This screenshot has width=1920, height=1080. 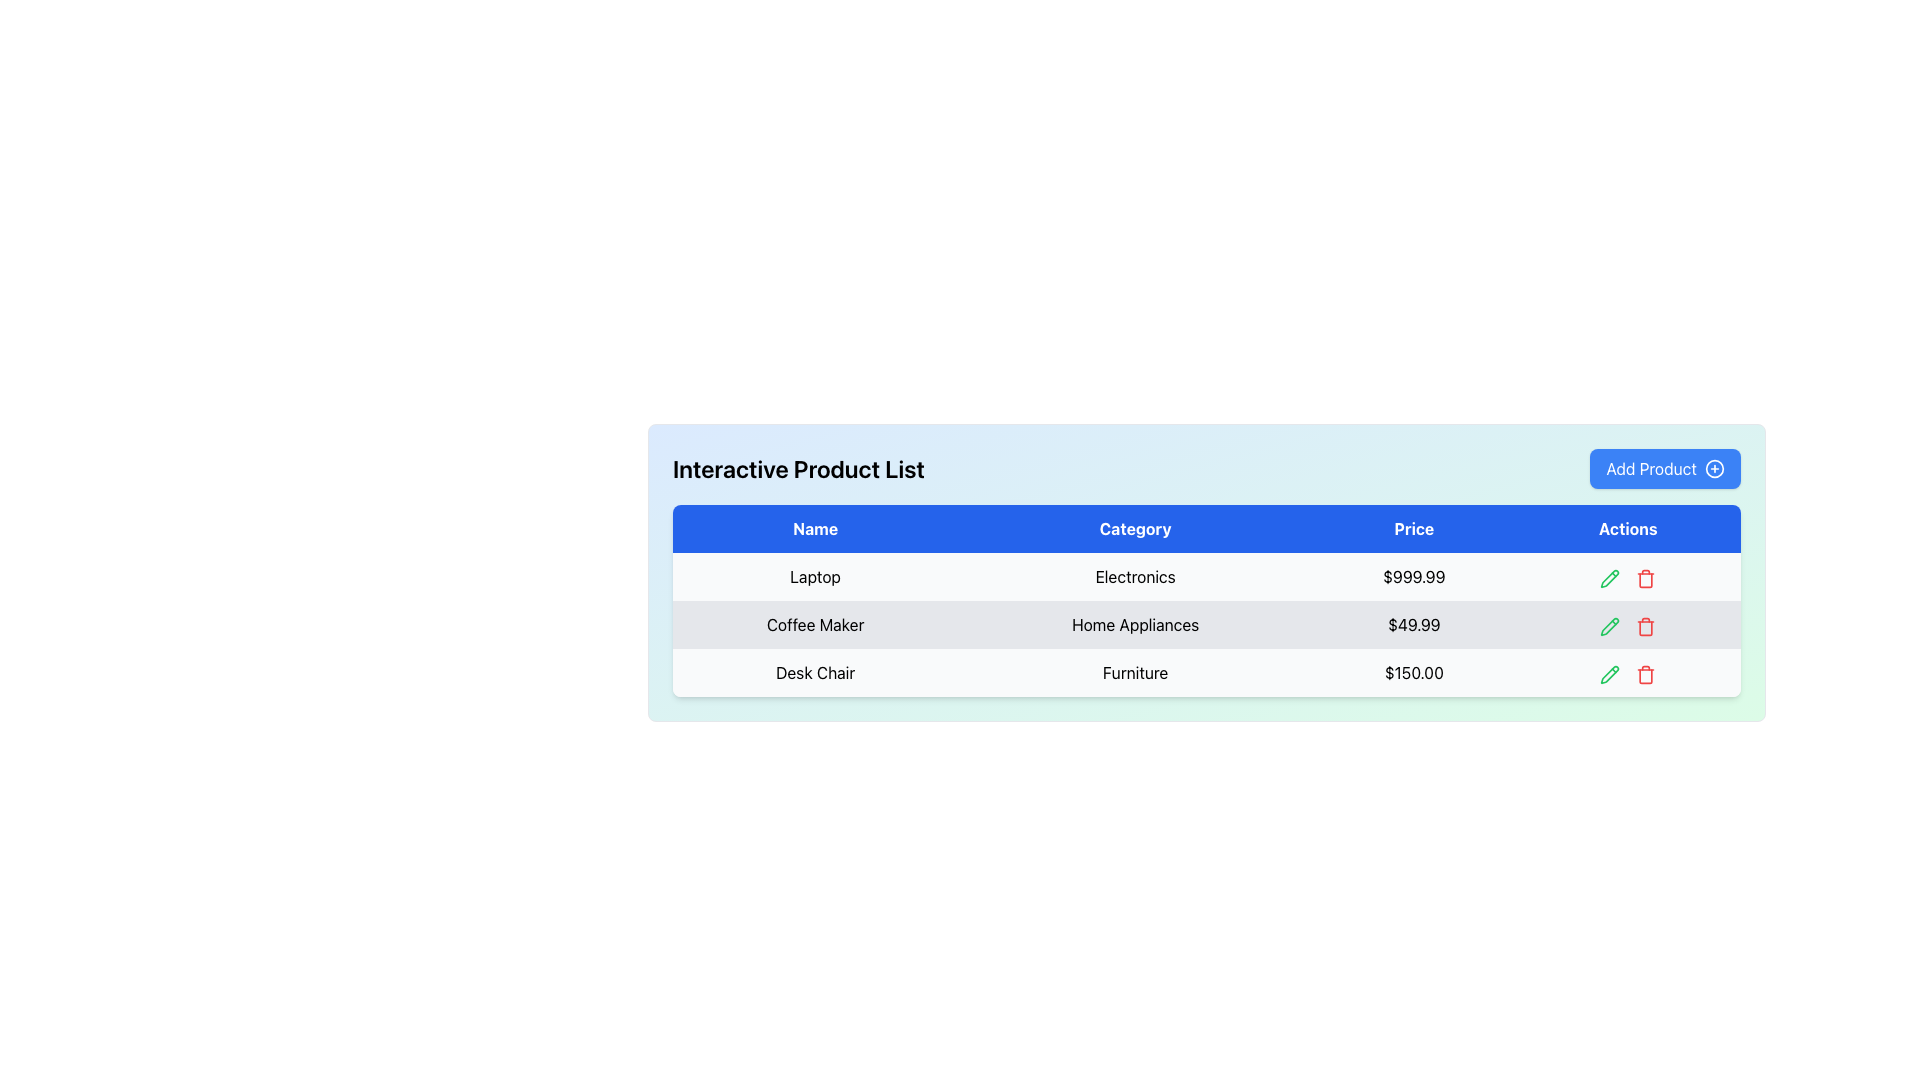 I want to click on the green pencil icon in the rightmost 'Actions' column of the first row, so click(x=1610, y=578).